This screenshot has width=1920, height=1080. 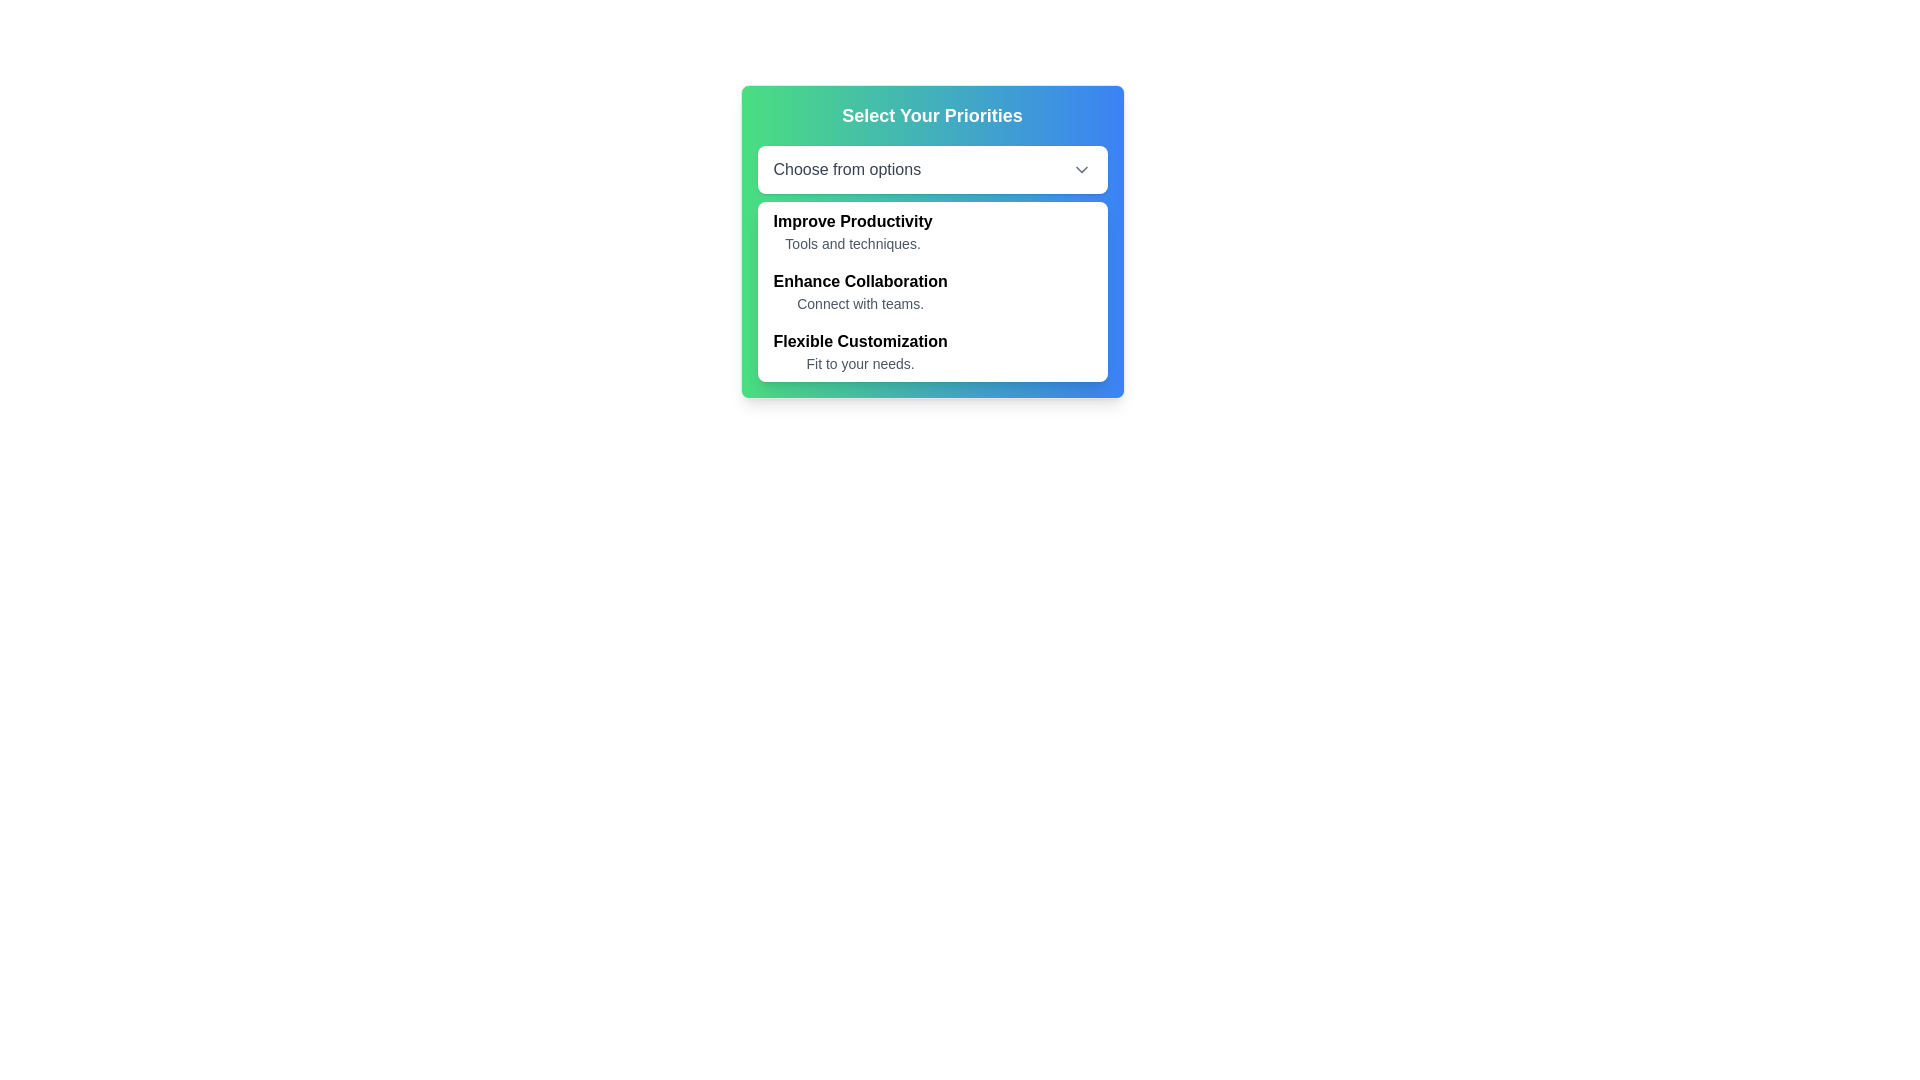 What do you see at coordinates (931, 350) in the screenshot?
I see `the third item in the dropdown menu that provides details related to 'Flexible Customization'` at bounding box center [931, 350].